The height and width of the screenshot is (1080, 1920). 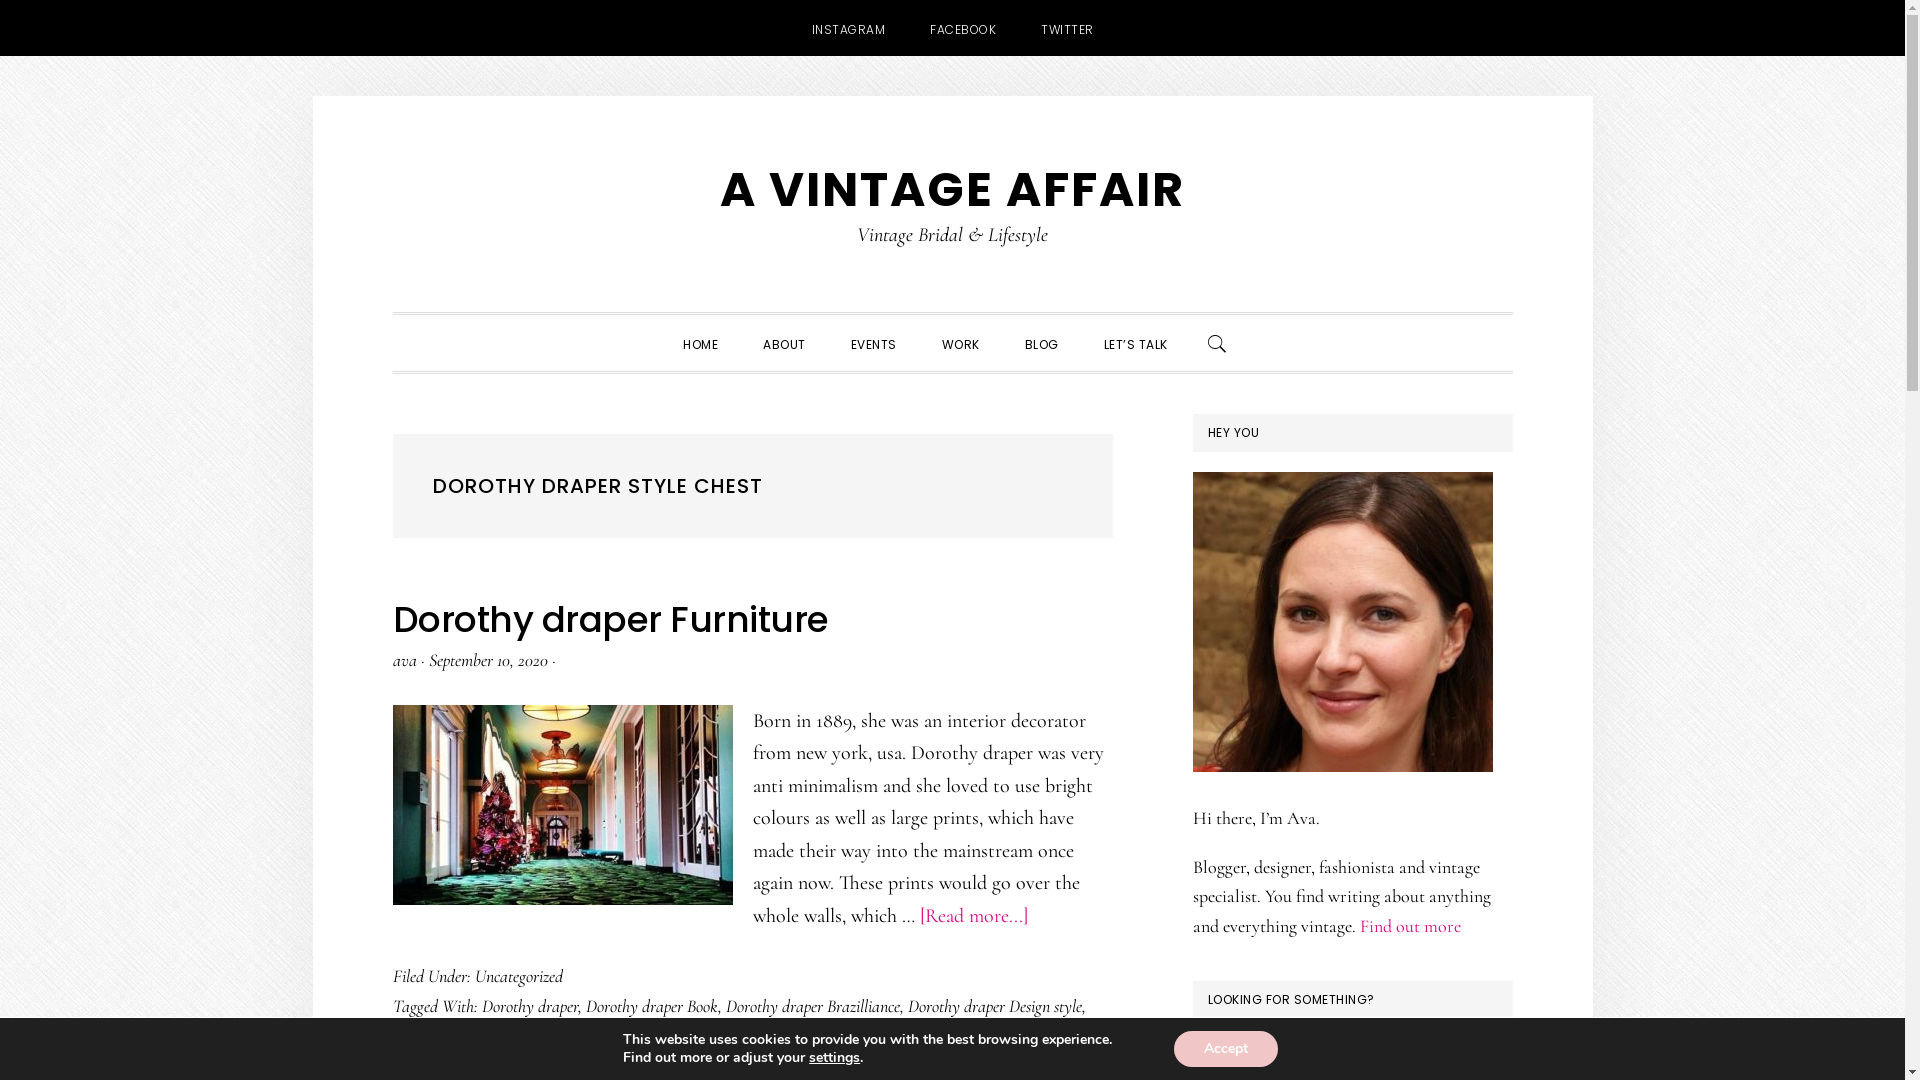 What do you see at coordinates (1409, 925) in the screenshot?
I see `'Find out more'` at bounding box center [1409, 925].